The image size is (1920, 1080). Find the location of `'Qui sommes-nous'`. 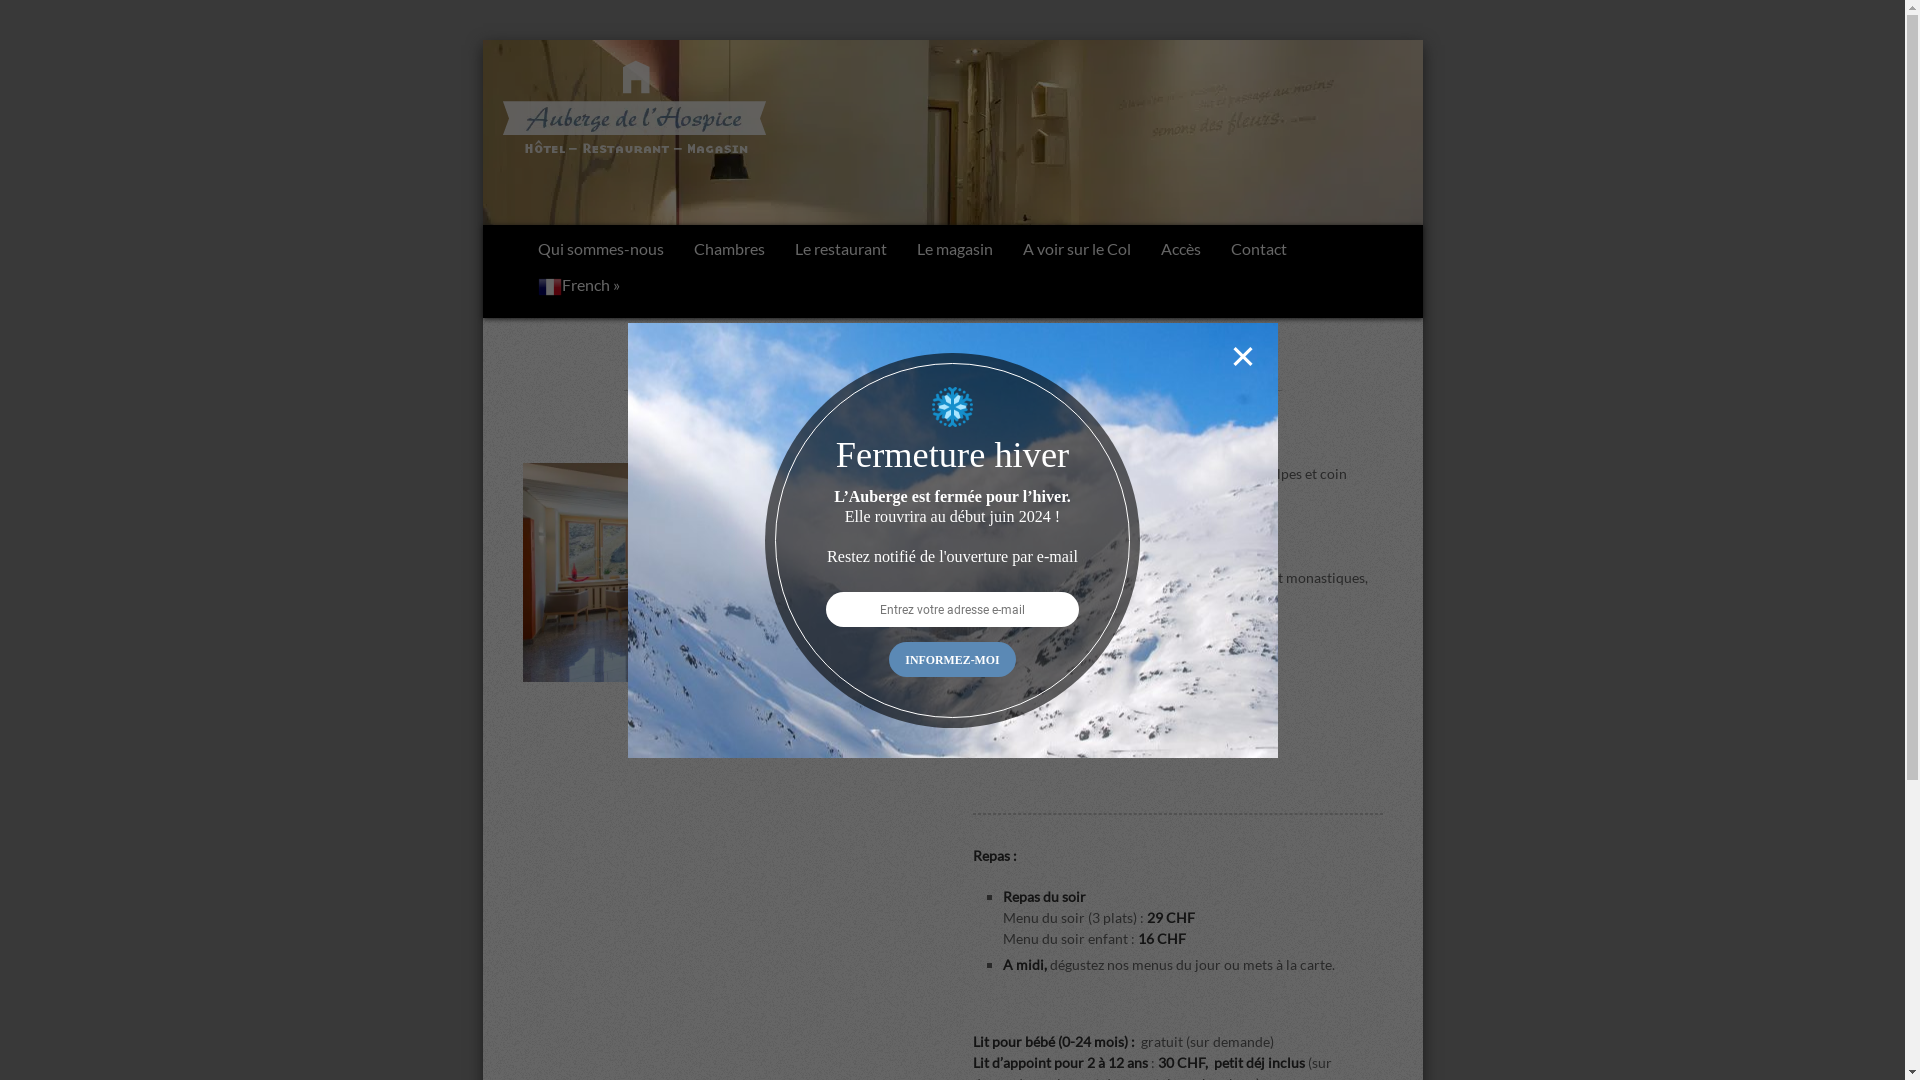

'Qui sommes-nous' is located at coordinates (522, 249).